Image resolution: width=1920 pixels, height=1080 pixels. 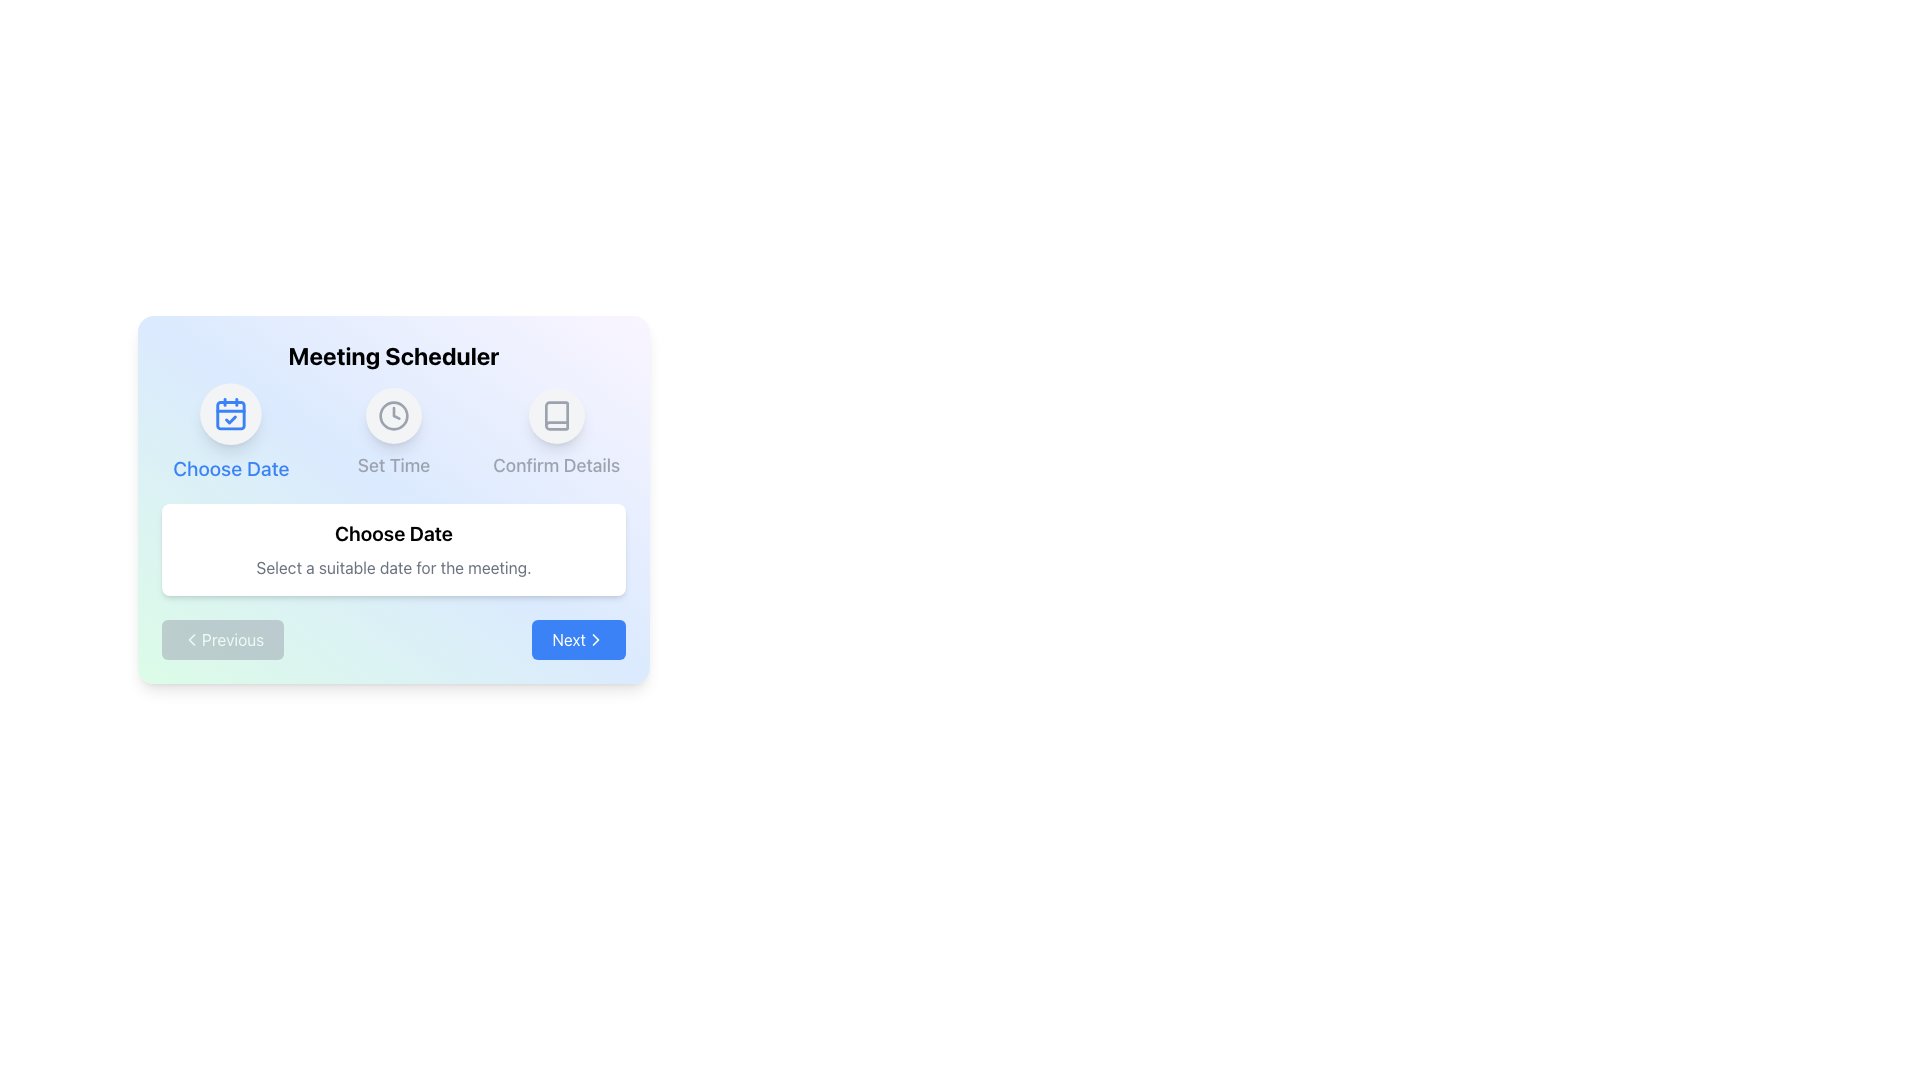 I want to click on the calendar icon with a checkmark, which is the first icon in the 'Meeting Scheduler' panel, so click(x=231, y=413).